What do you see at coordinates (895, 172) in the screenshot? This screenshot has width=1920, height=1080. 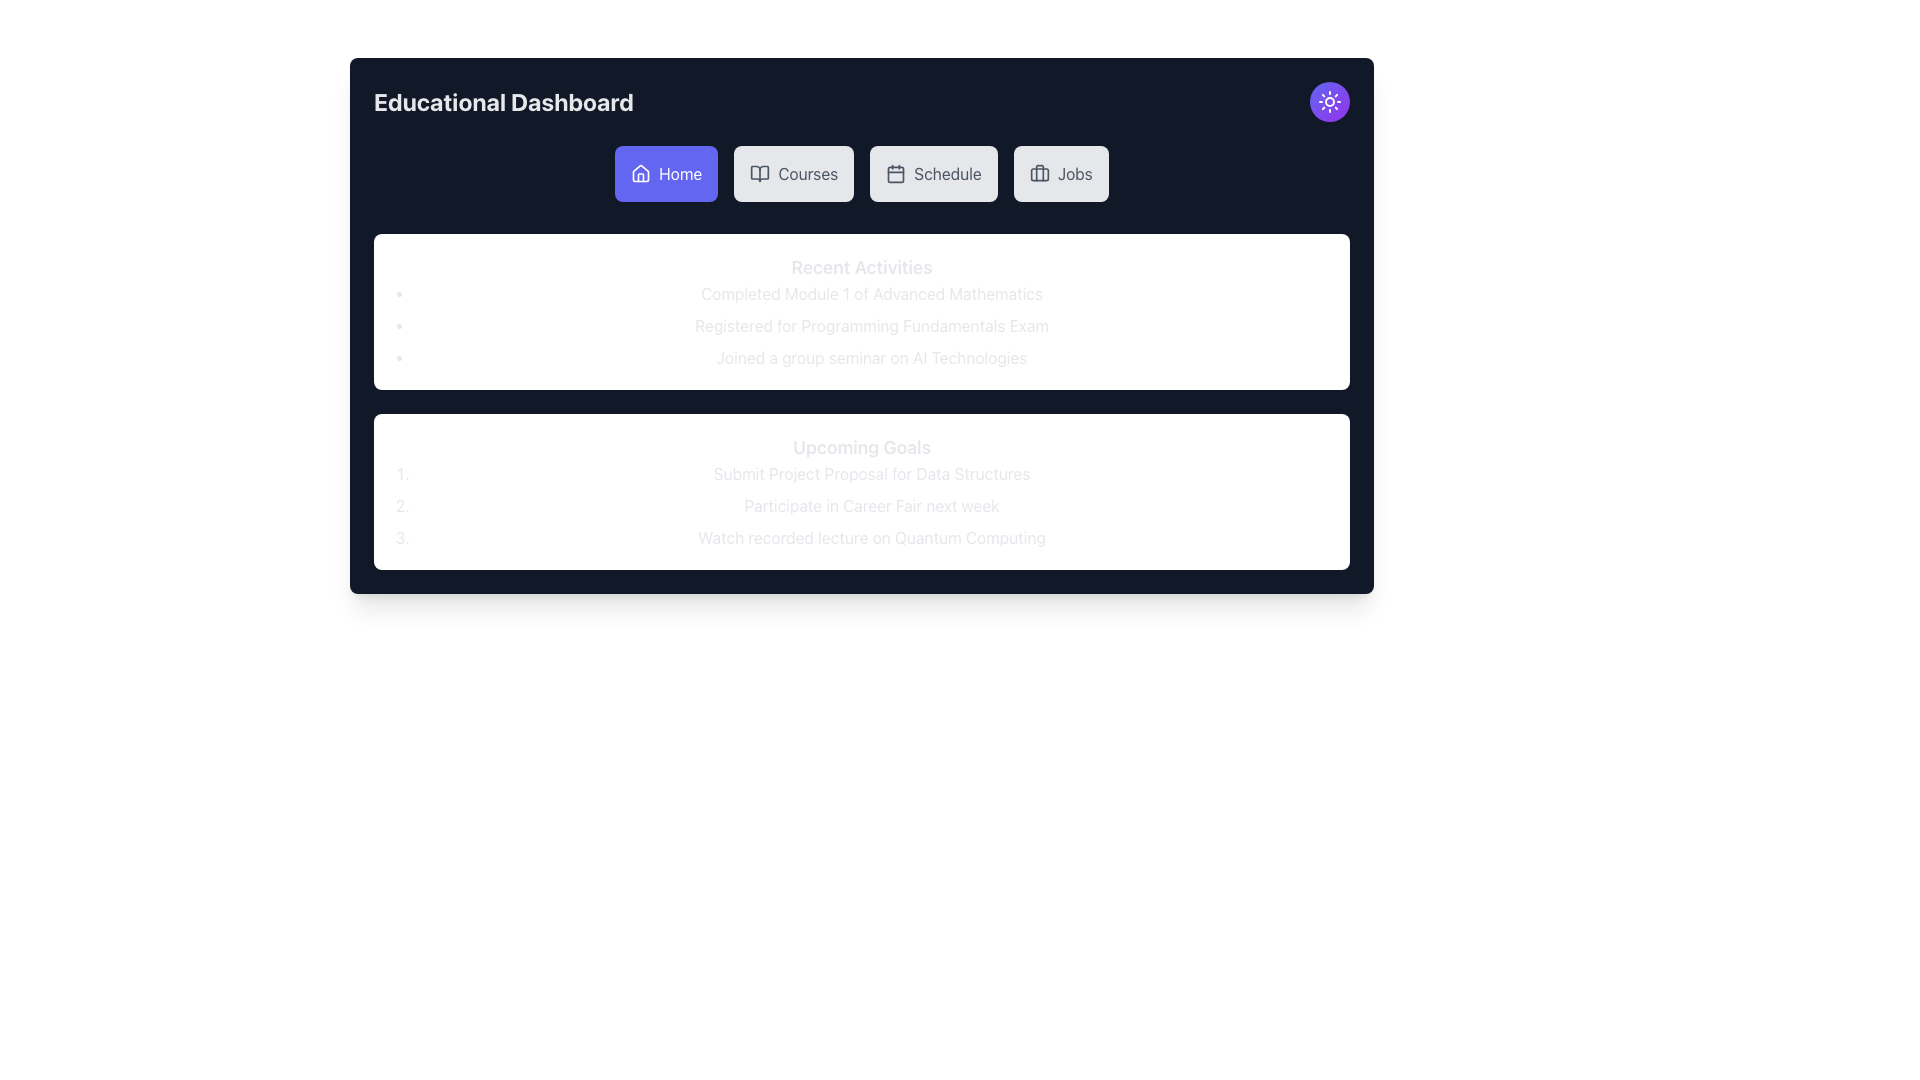 I see `the 'Schedule' icon which visually represents a calendar, located in the horizontal navigation menu at the top of the interface` at bounding box center [895, 172].